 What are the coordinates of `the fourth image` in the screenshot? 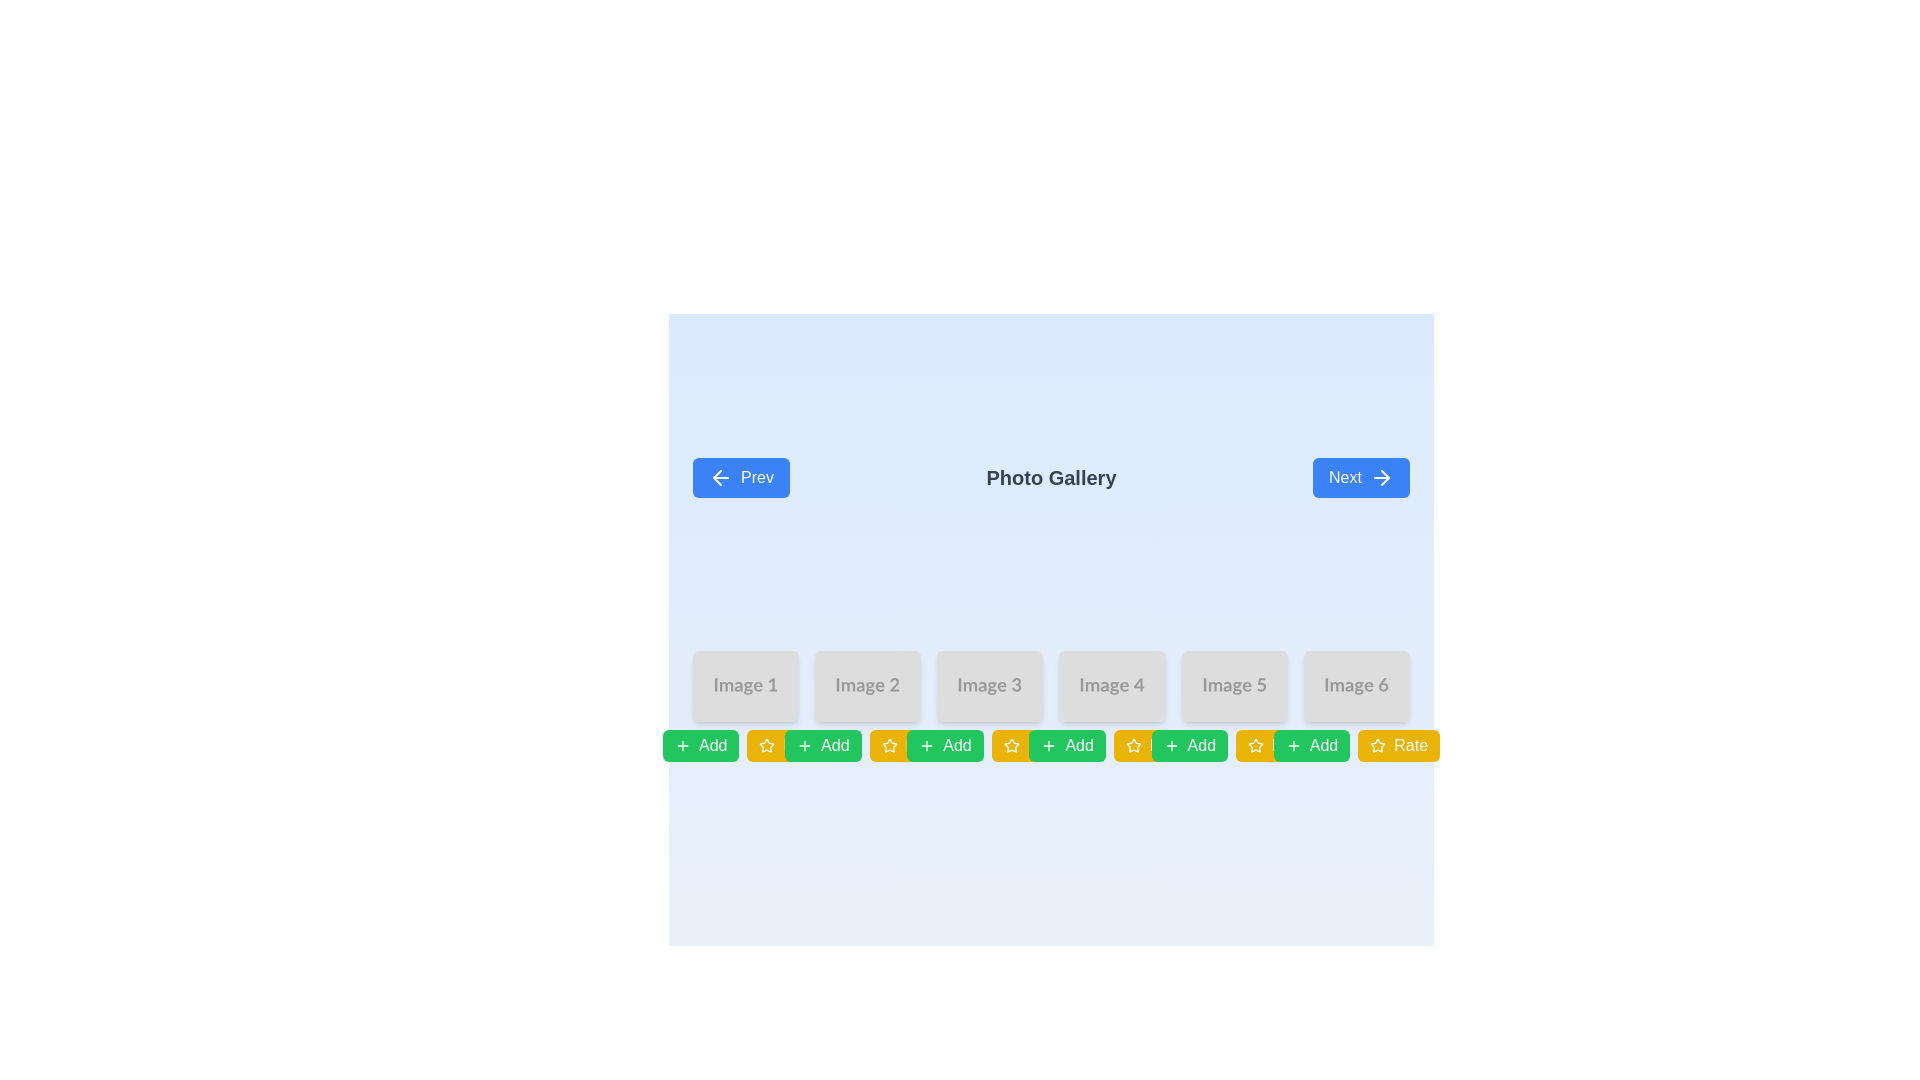 It's located at (1111, 685).